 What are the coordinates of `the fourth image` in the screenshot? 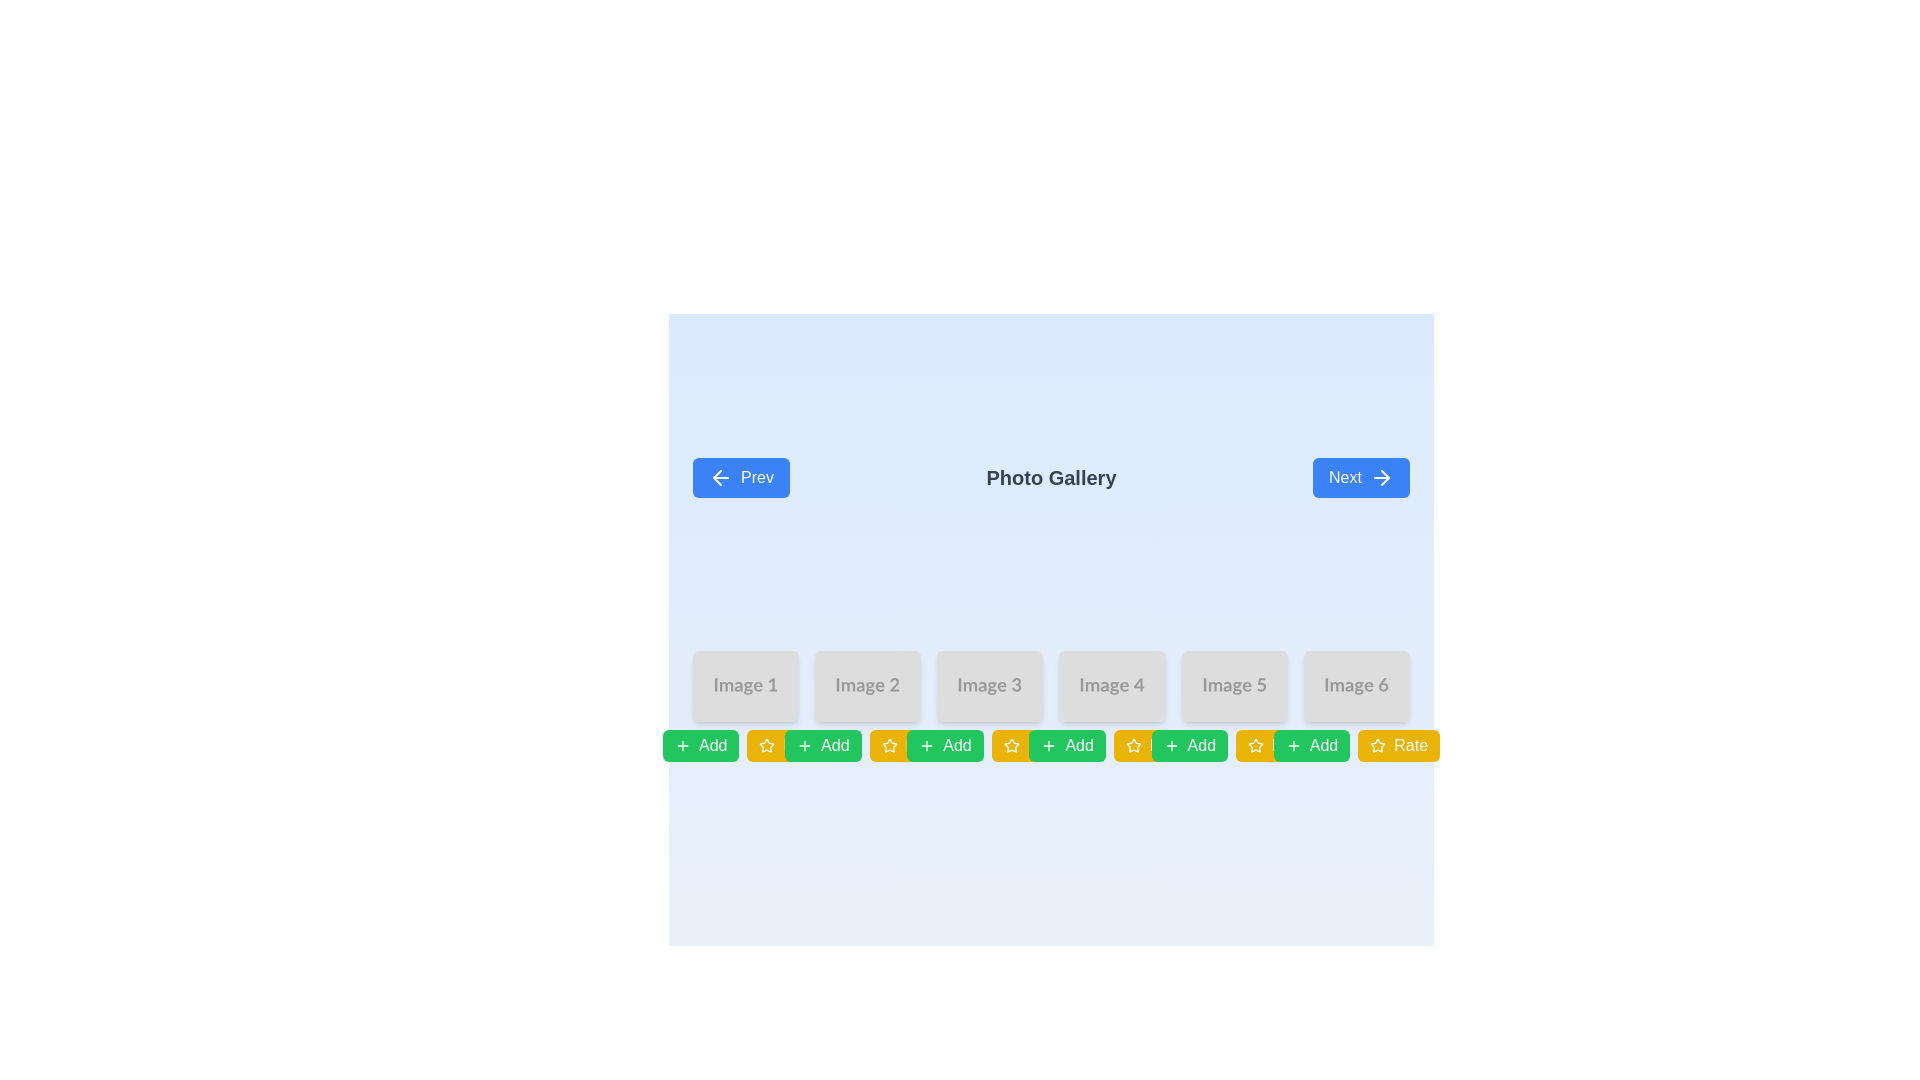 It's located at (1111, 685).